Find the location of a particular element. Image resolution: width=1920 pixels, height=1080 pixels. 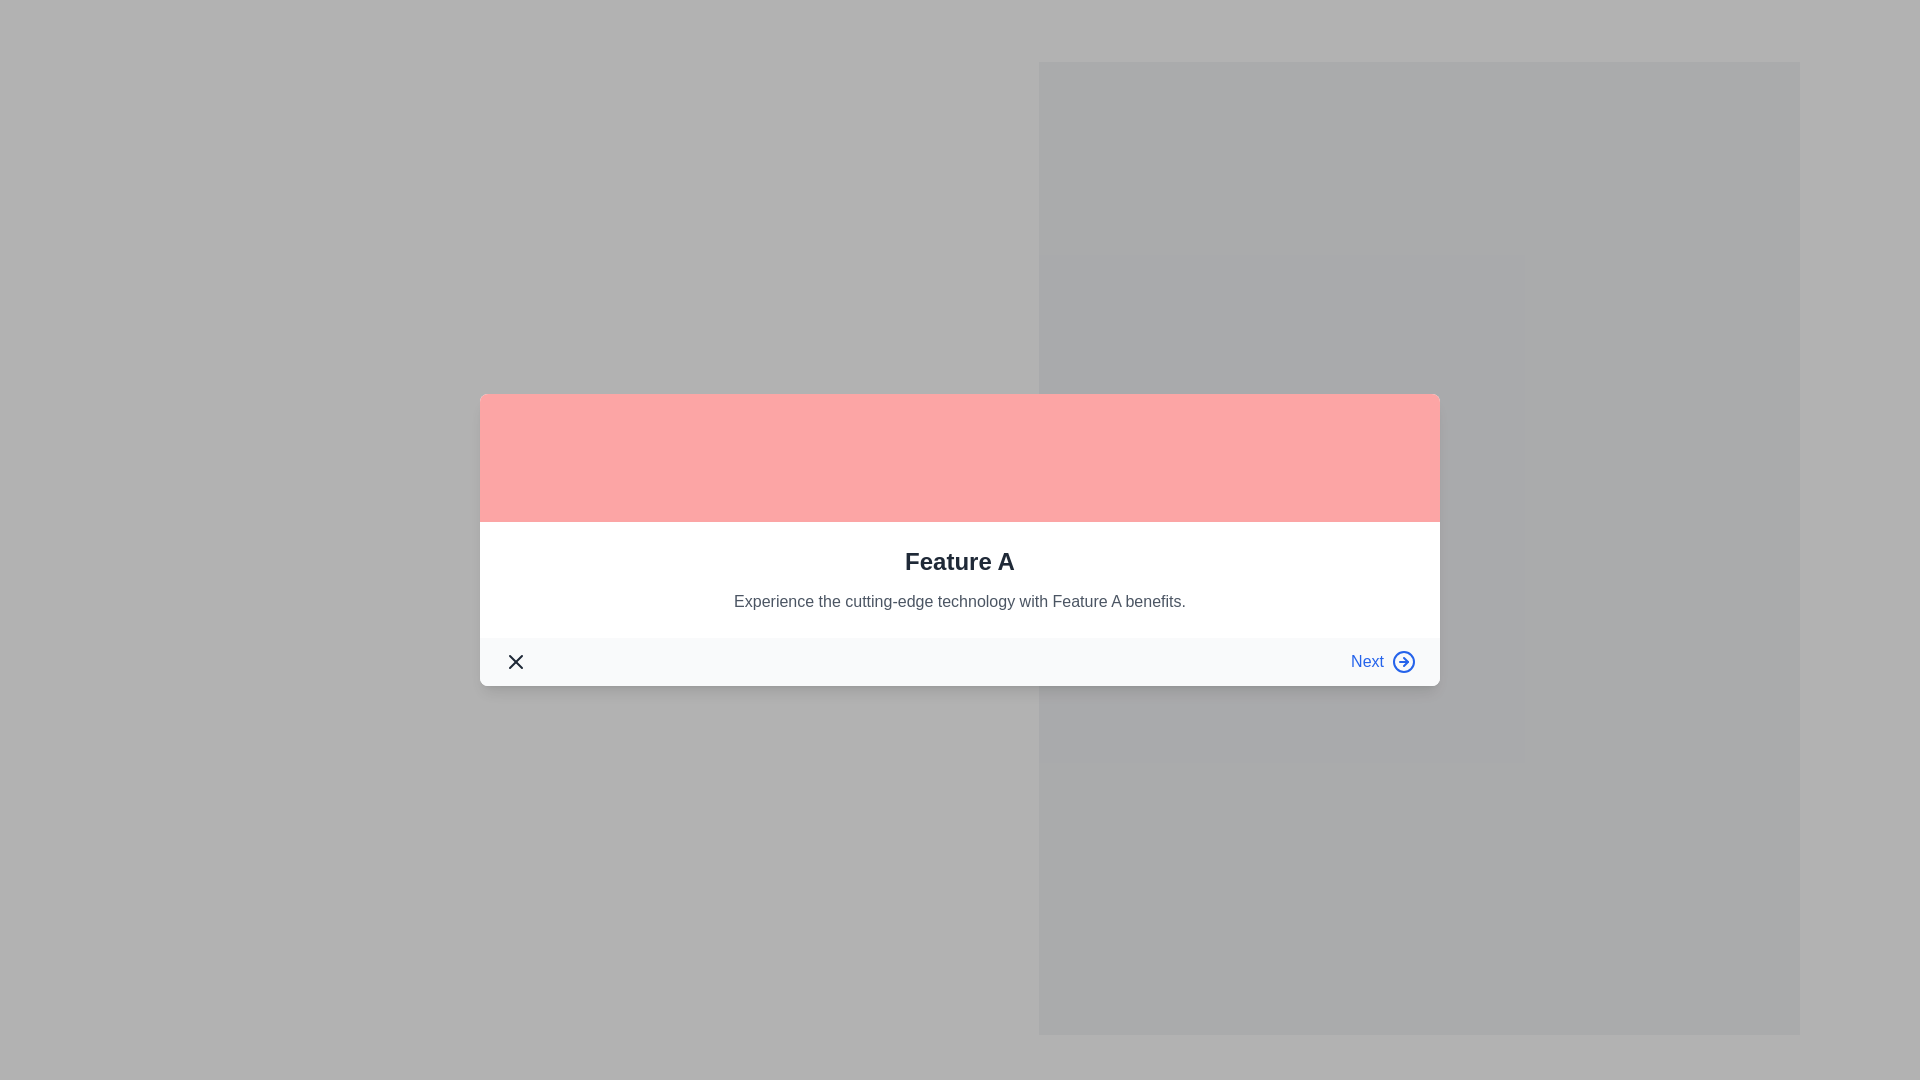

the close button icon resembling an 'X' in the bottom-left corner of the modal to trigger its hover effect is located at coordinates (515, 662).